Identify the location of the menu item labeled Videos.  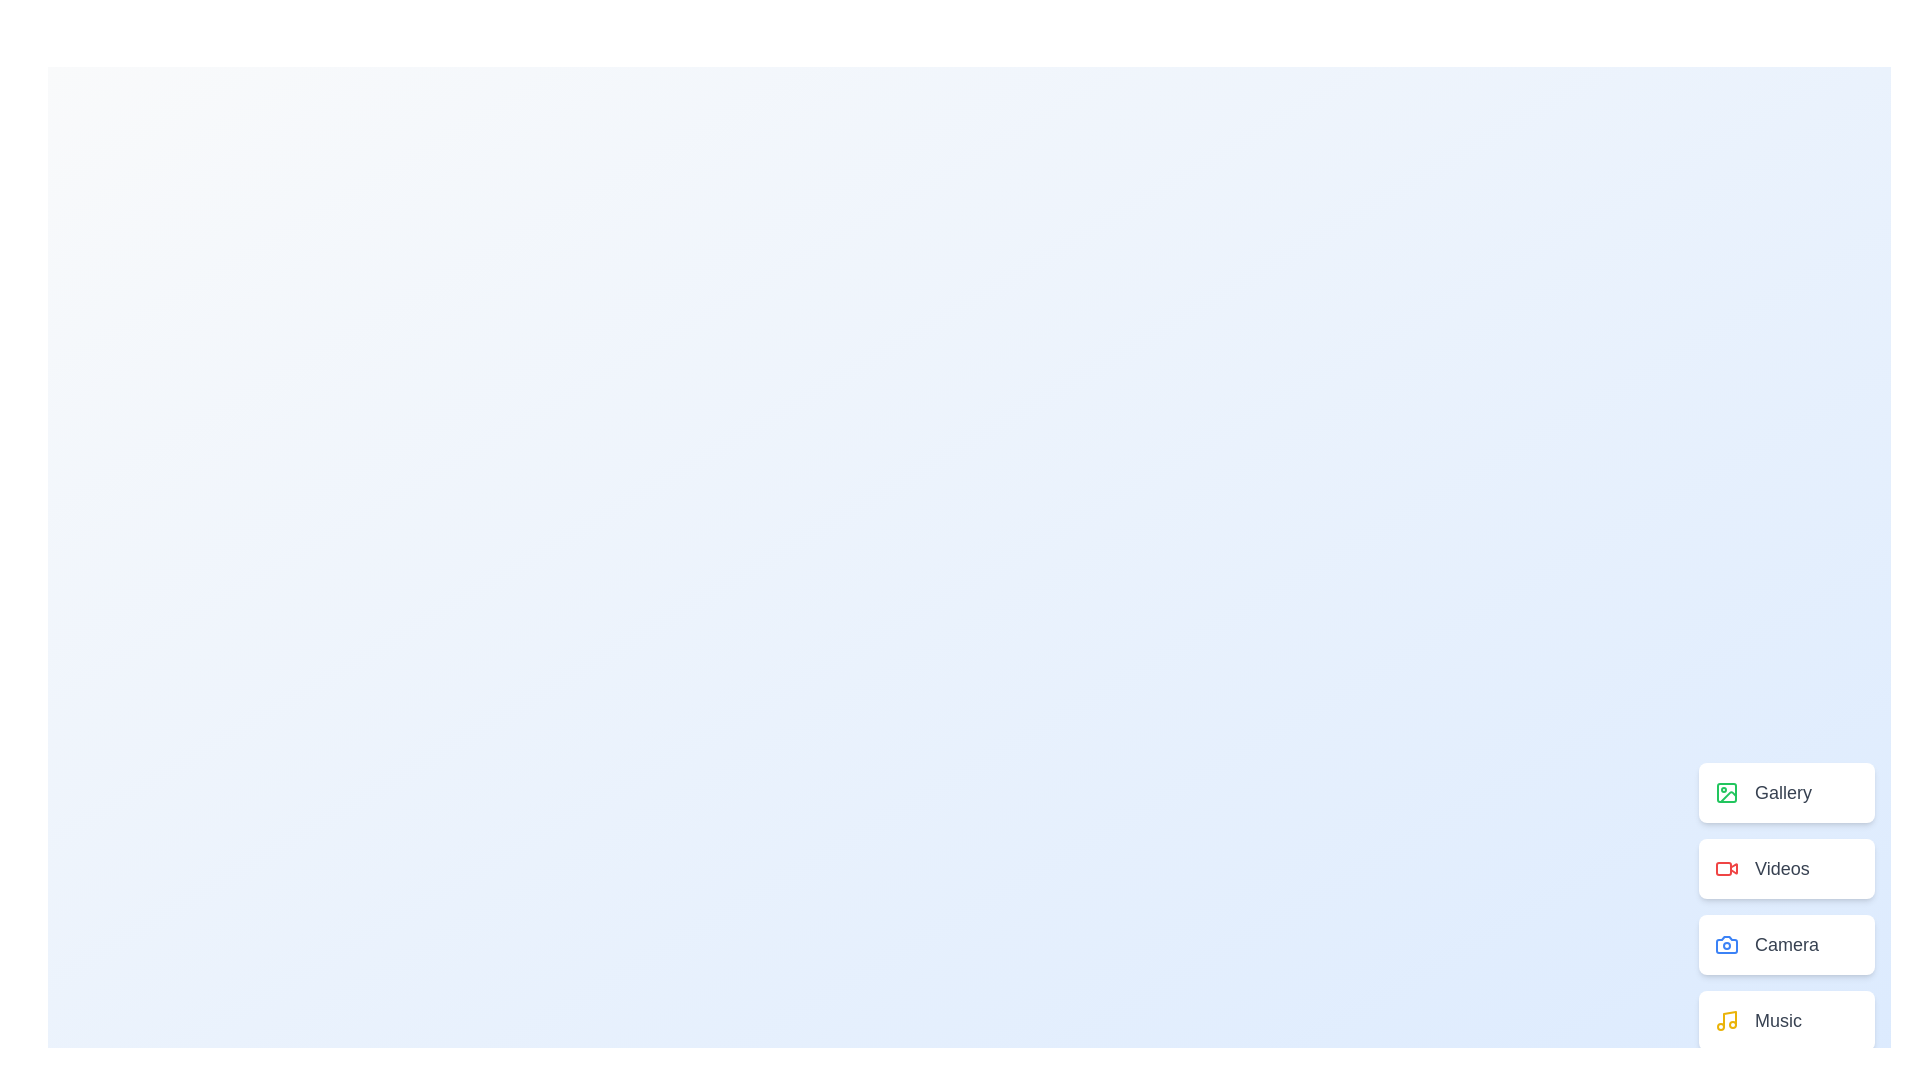
(1786, 867).